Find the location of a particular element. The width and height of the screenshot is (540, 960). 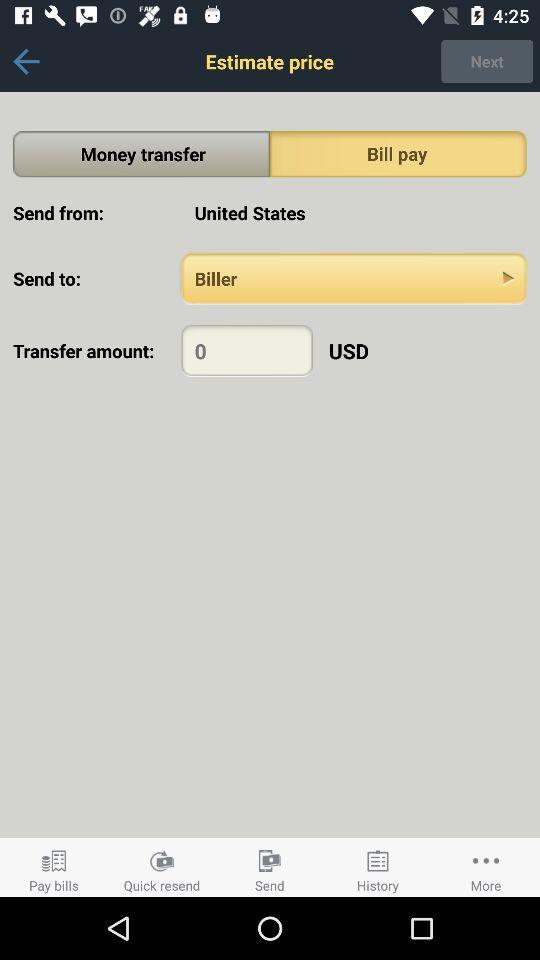

choose recipient option is located at coordinates (353, 277).